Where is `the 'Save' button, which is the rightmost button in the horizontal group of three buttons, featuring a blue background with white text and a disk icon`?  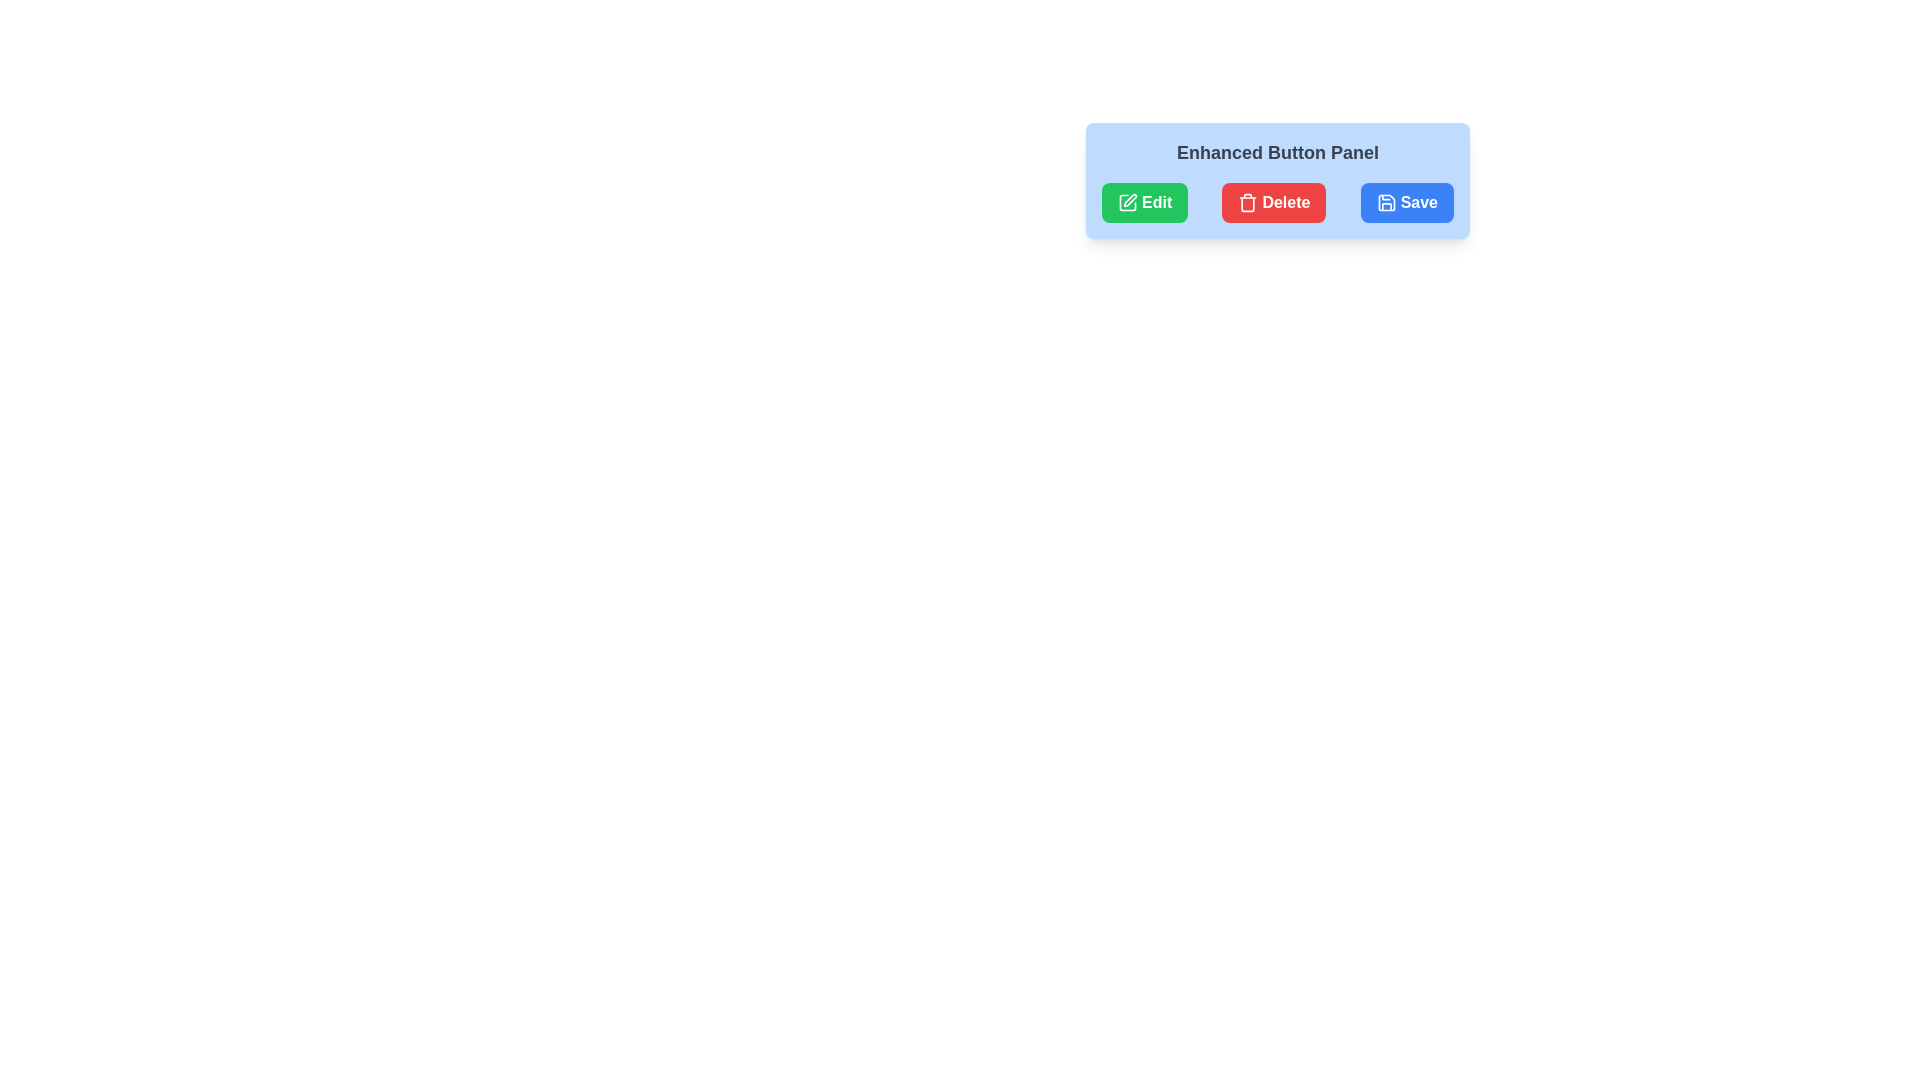
the 'Save' button, which is the rightmost button in the horizontal group of three buttons, featuring a blue background with white text and a disk icon is located at coordinates (1406, 203).